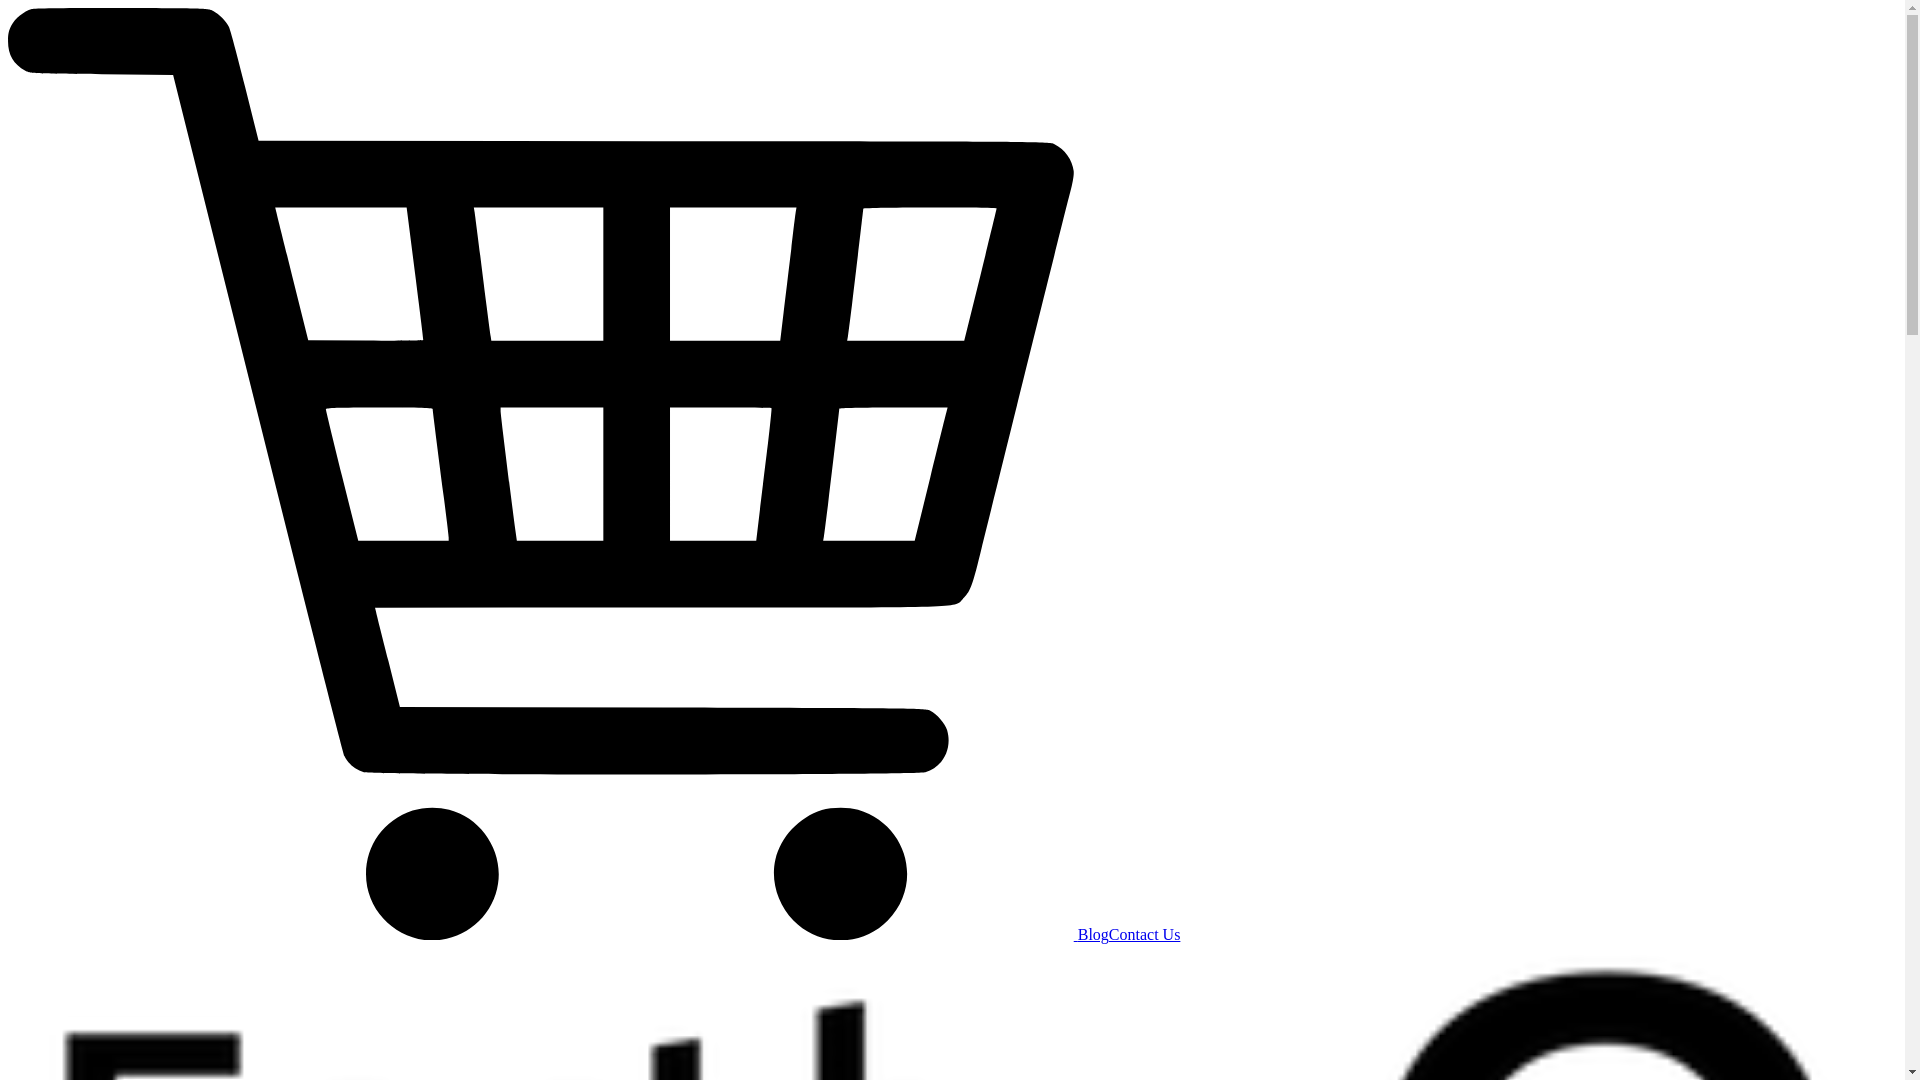 Image resolution: width=1920 pixels, height=1080 pixels. Describe the element at coordinates (1077, 934) in the screenshot. I see `'Blog'` at that location.